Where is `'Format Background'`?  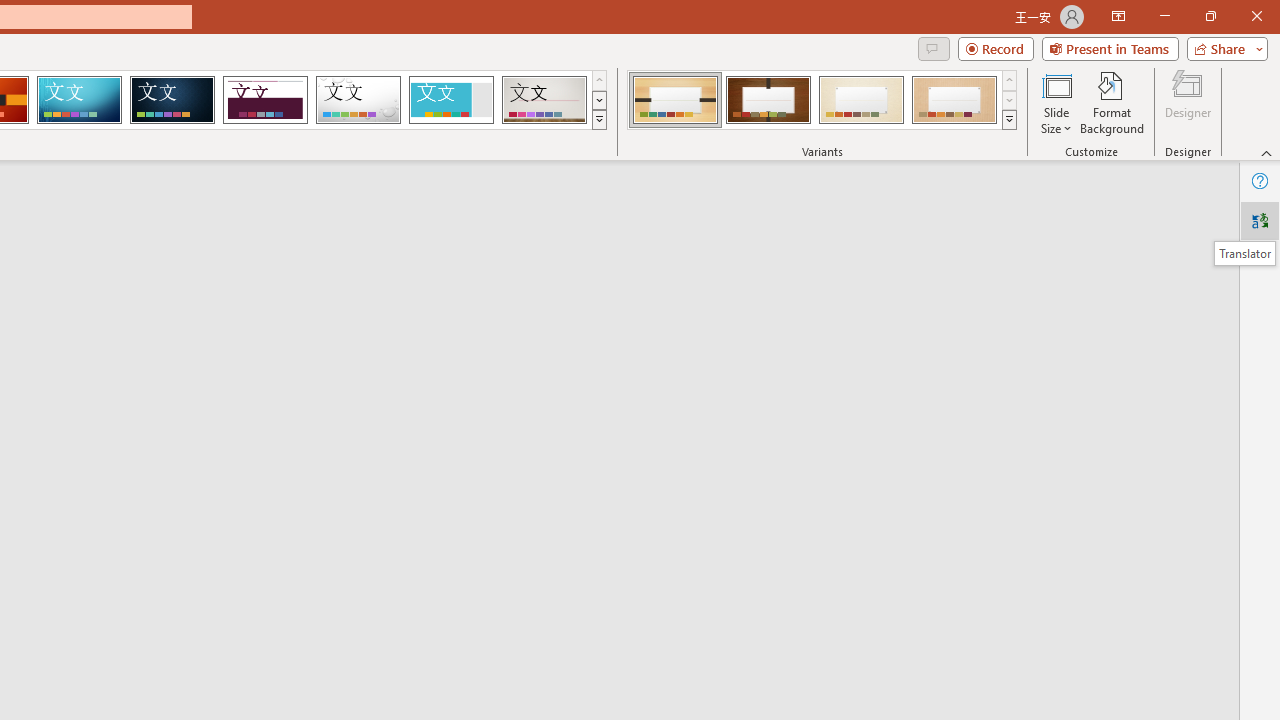 'Format Background' is located at coordinates (1111, 103).